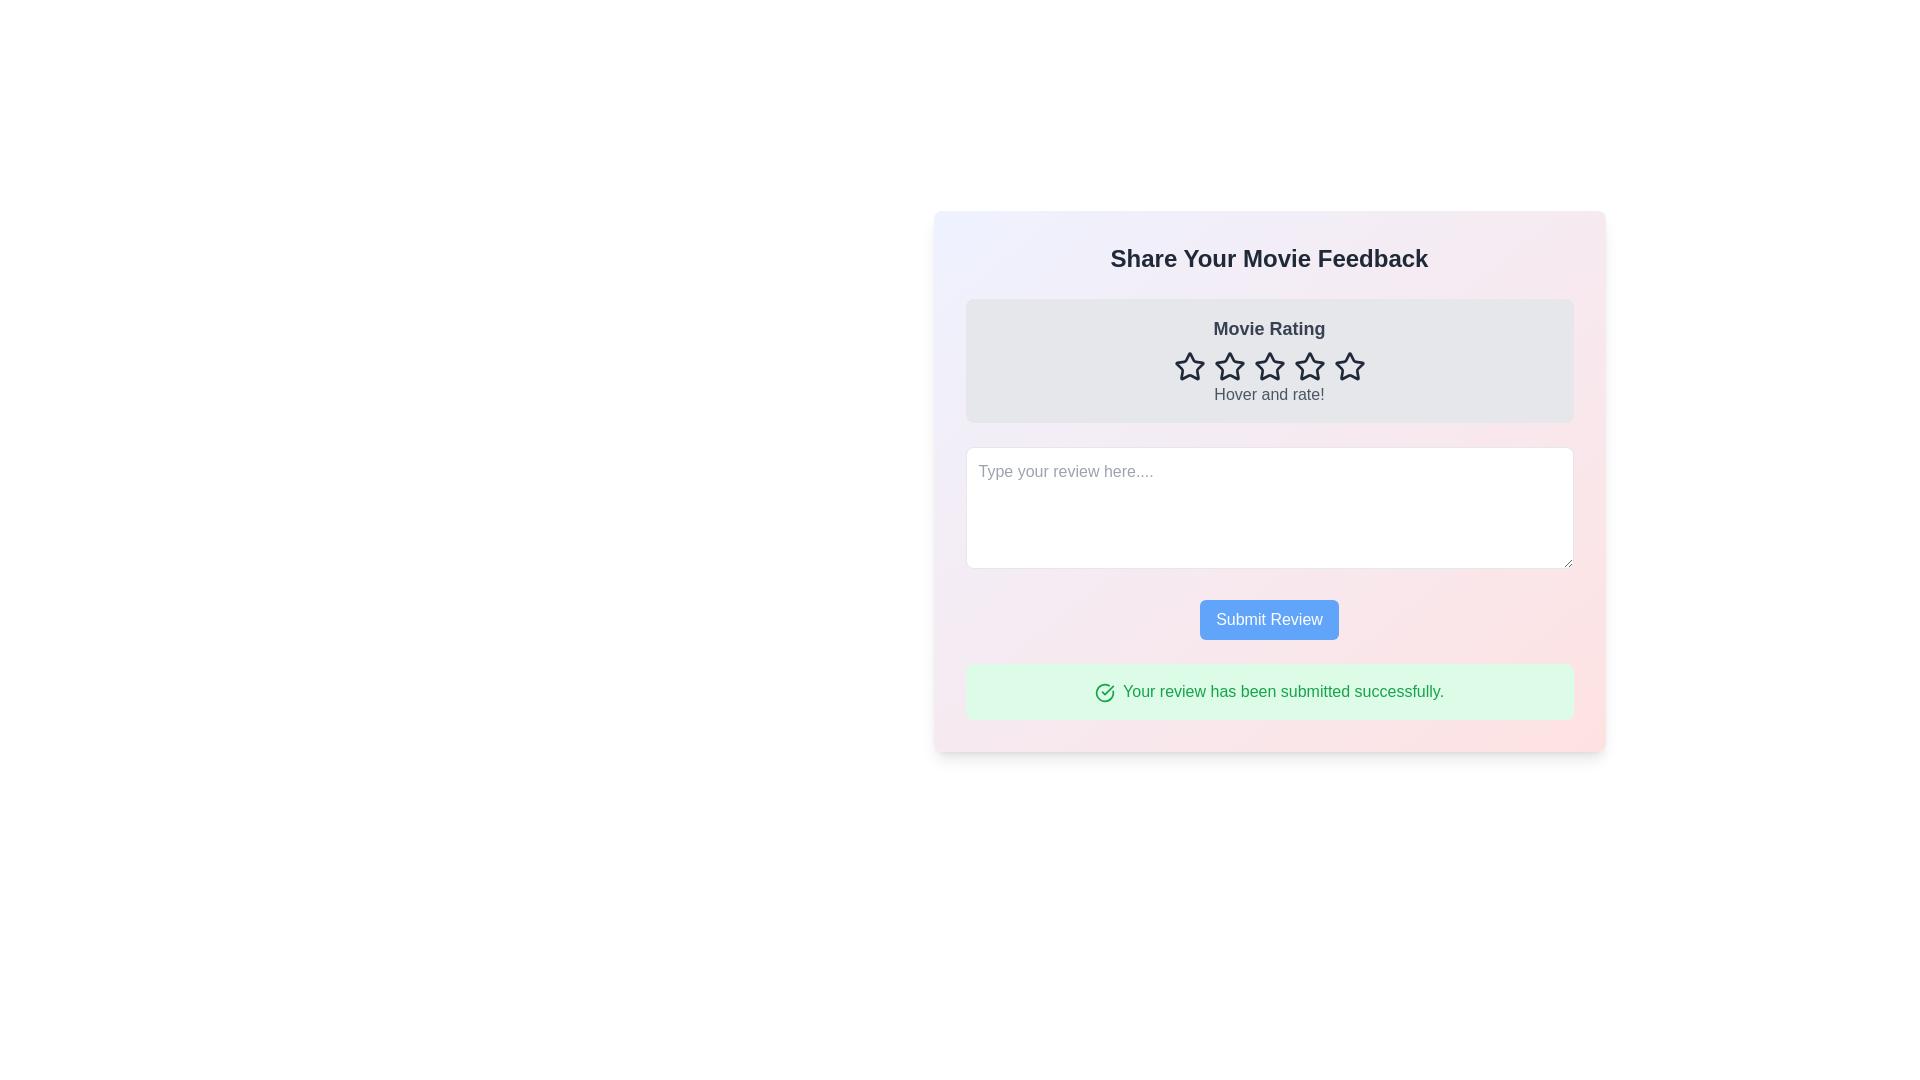 This screenshot has width=1920, height=1080. Describe the element at coordinates (1268, 366) in the screenshot. I see `the third star icon in the movie rating system` at that location.